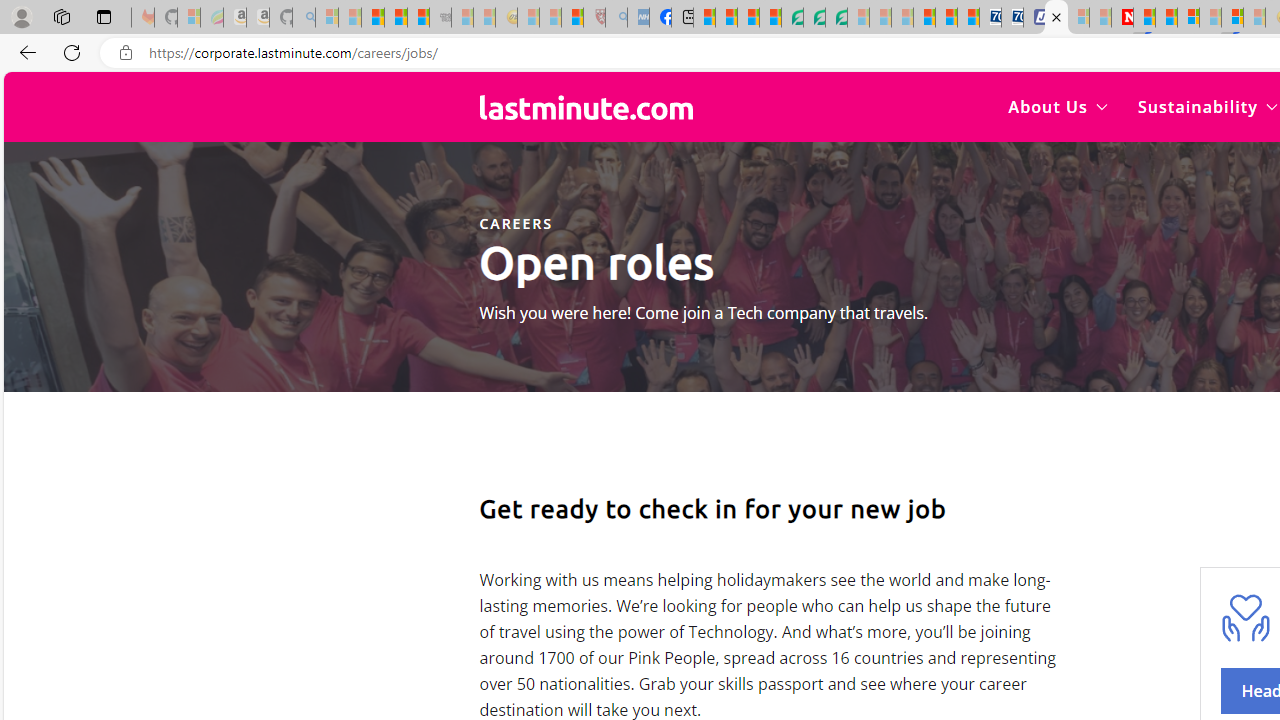  What do you see at coordinates (1206, 106) in the screenshot?
I see `'Sustainability'` at bounding box center [1206, 106].